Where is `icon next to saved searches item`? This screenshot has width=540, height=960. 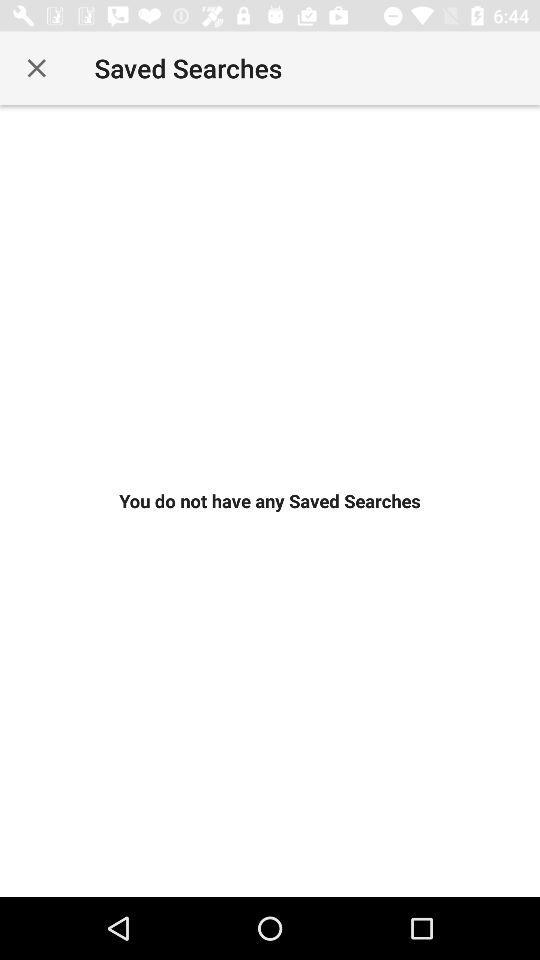 icon next to saved searches item is located at coordinates (36, 68).